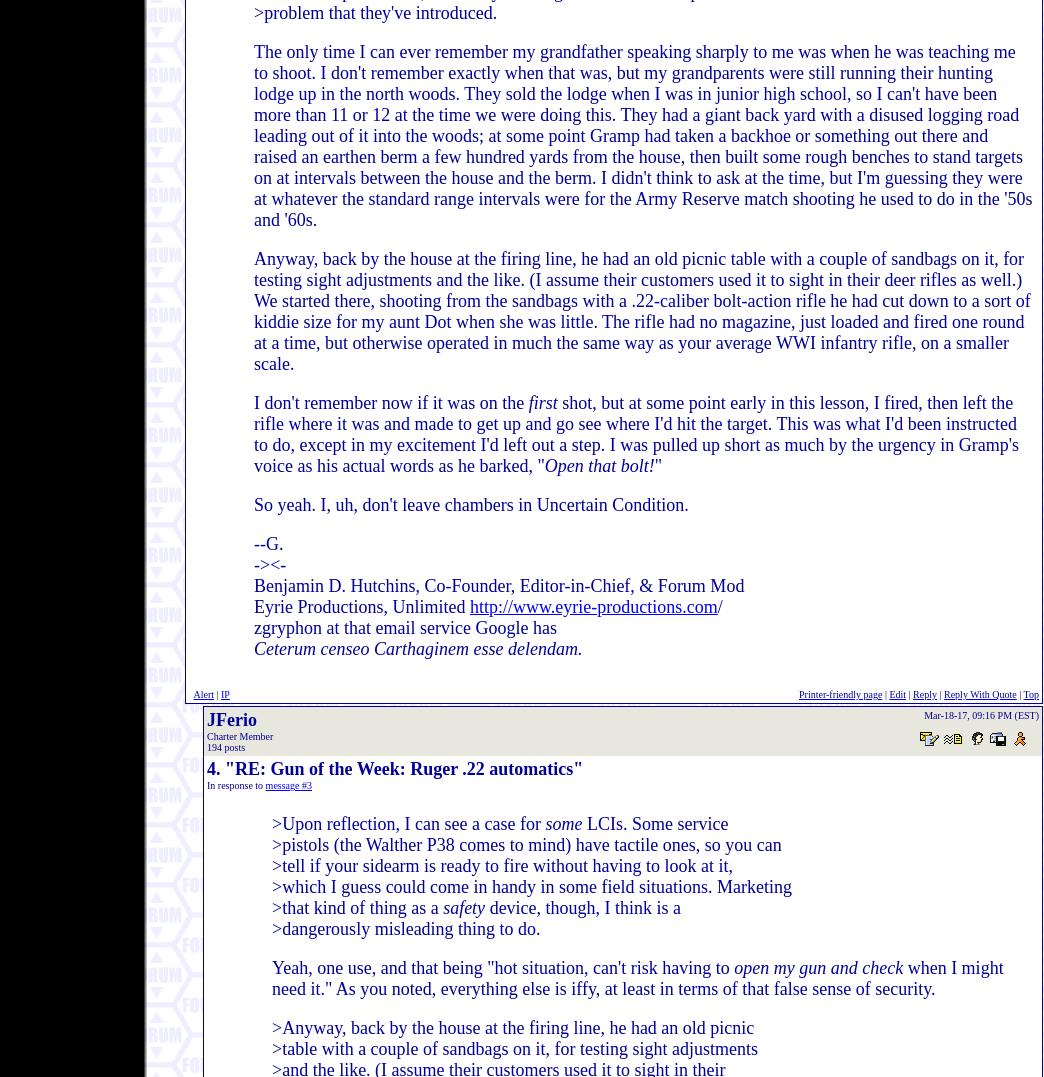  What do you see at coordinates (390, 403) in the screenshot?
I see `'I don't remember now if it was on the'` at bounding box center [390, 403].